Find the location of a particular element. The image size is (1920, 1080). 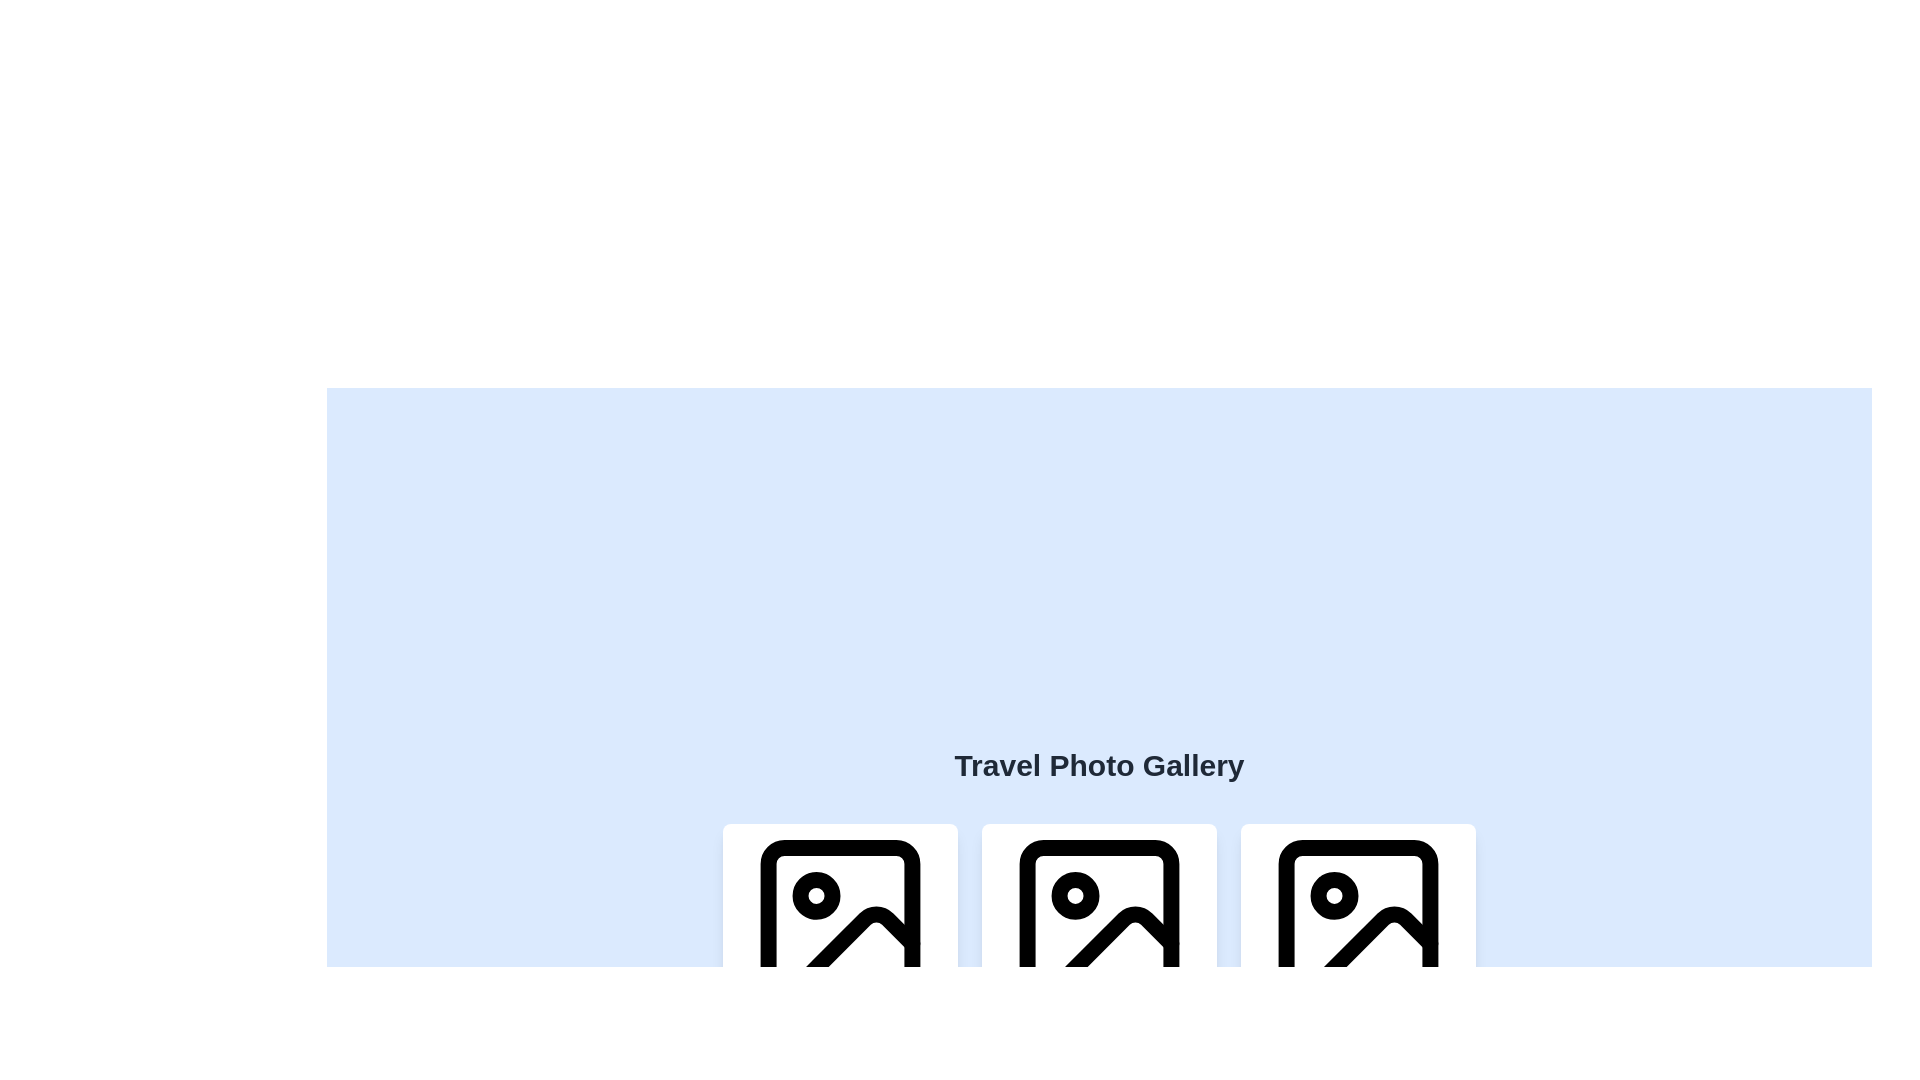

the image display placeholder icon located at the center of the grid under 'Travel Photo Gallery' is located at coordinates (1098, 920).